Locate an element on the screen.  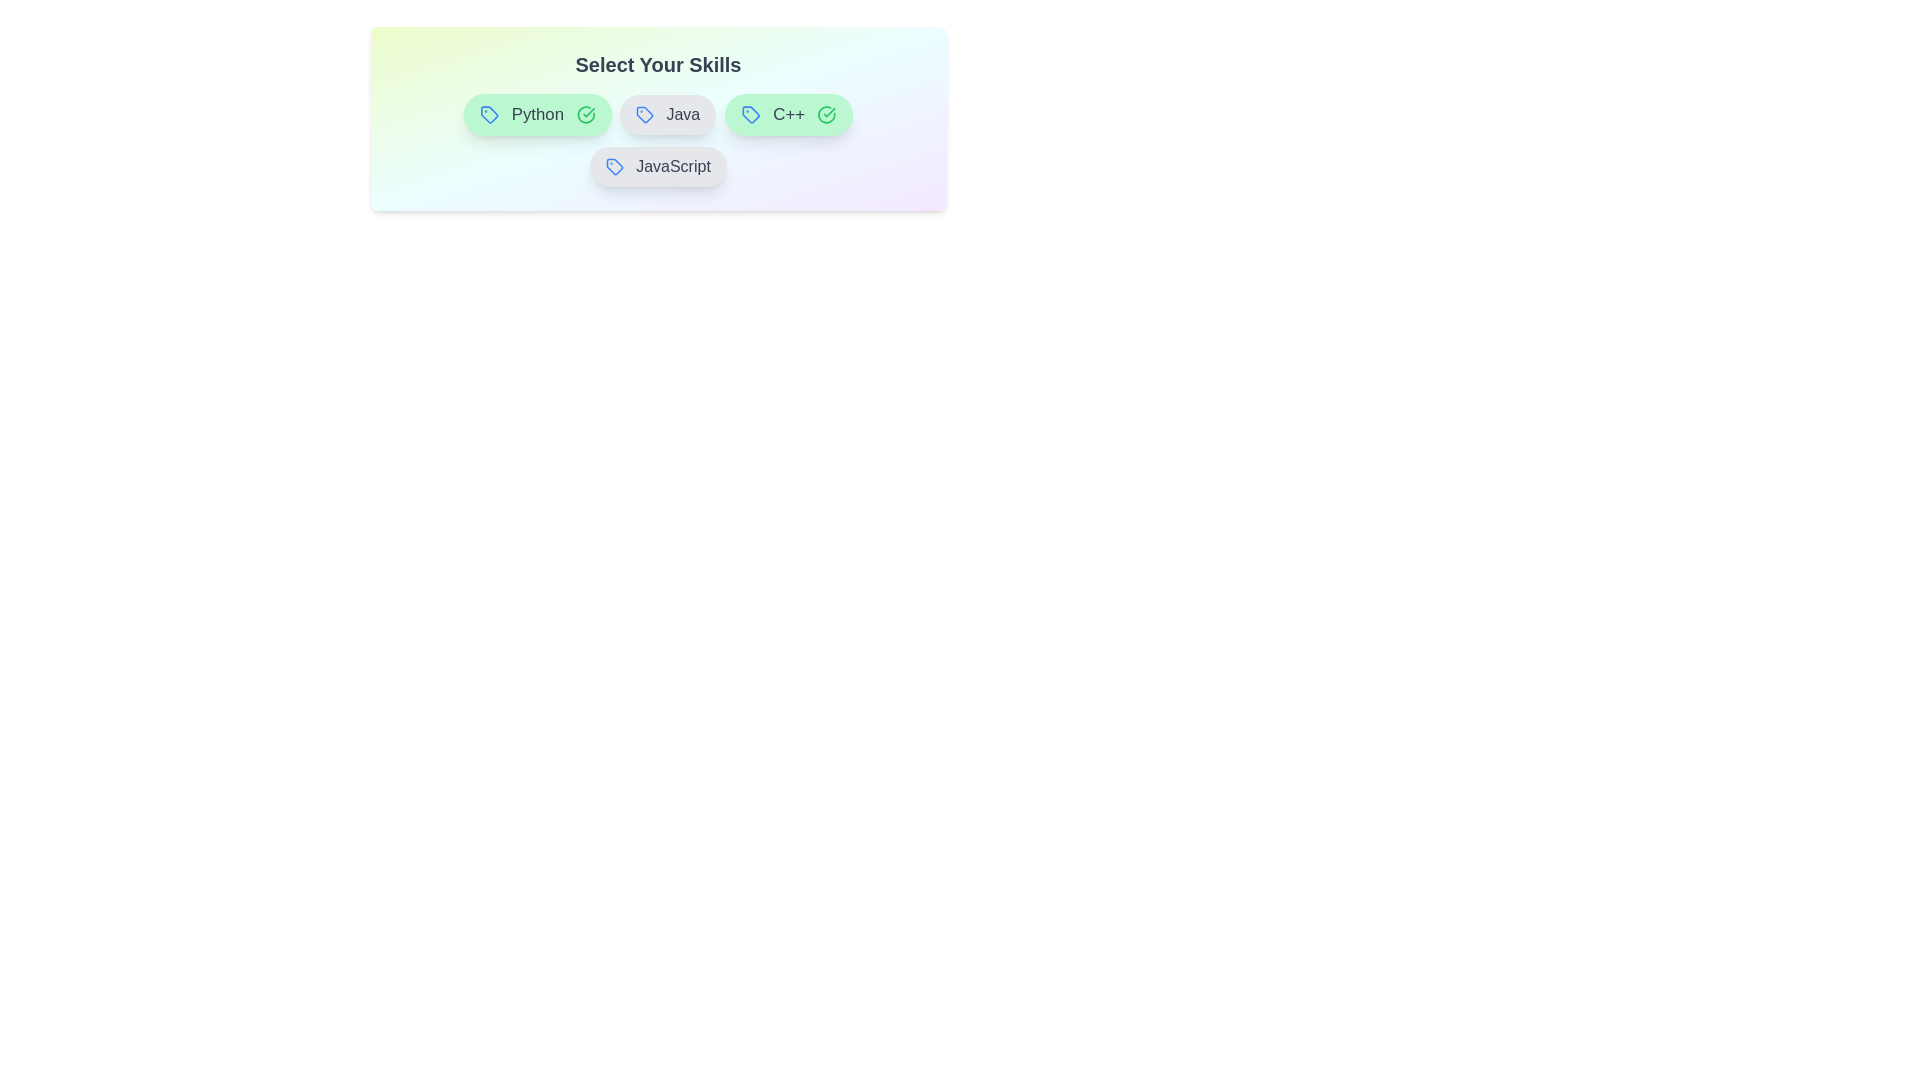
the badge for the skill C++ is located at coordinates (787, 115).